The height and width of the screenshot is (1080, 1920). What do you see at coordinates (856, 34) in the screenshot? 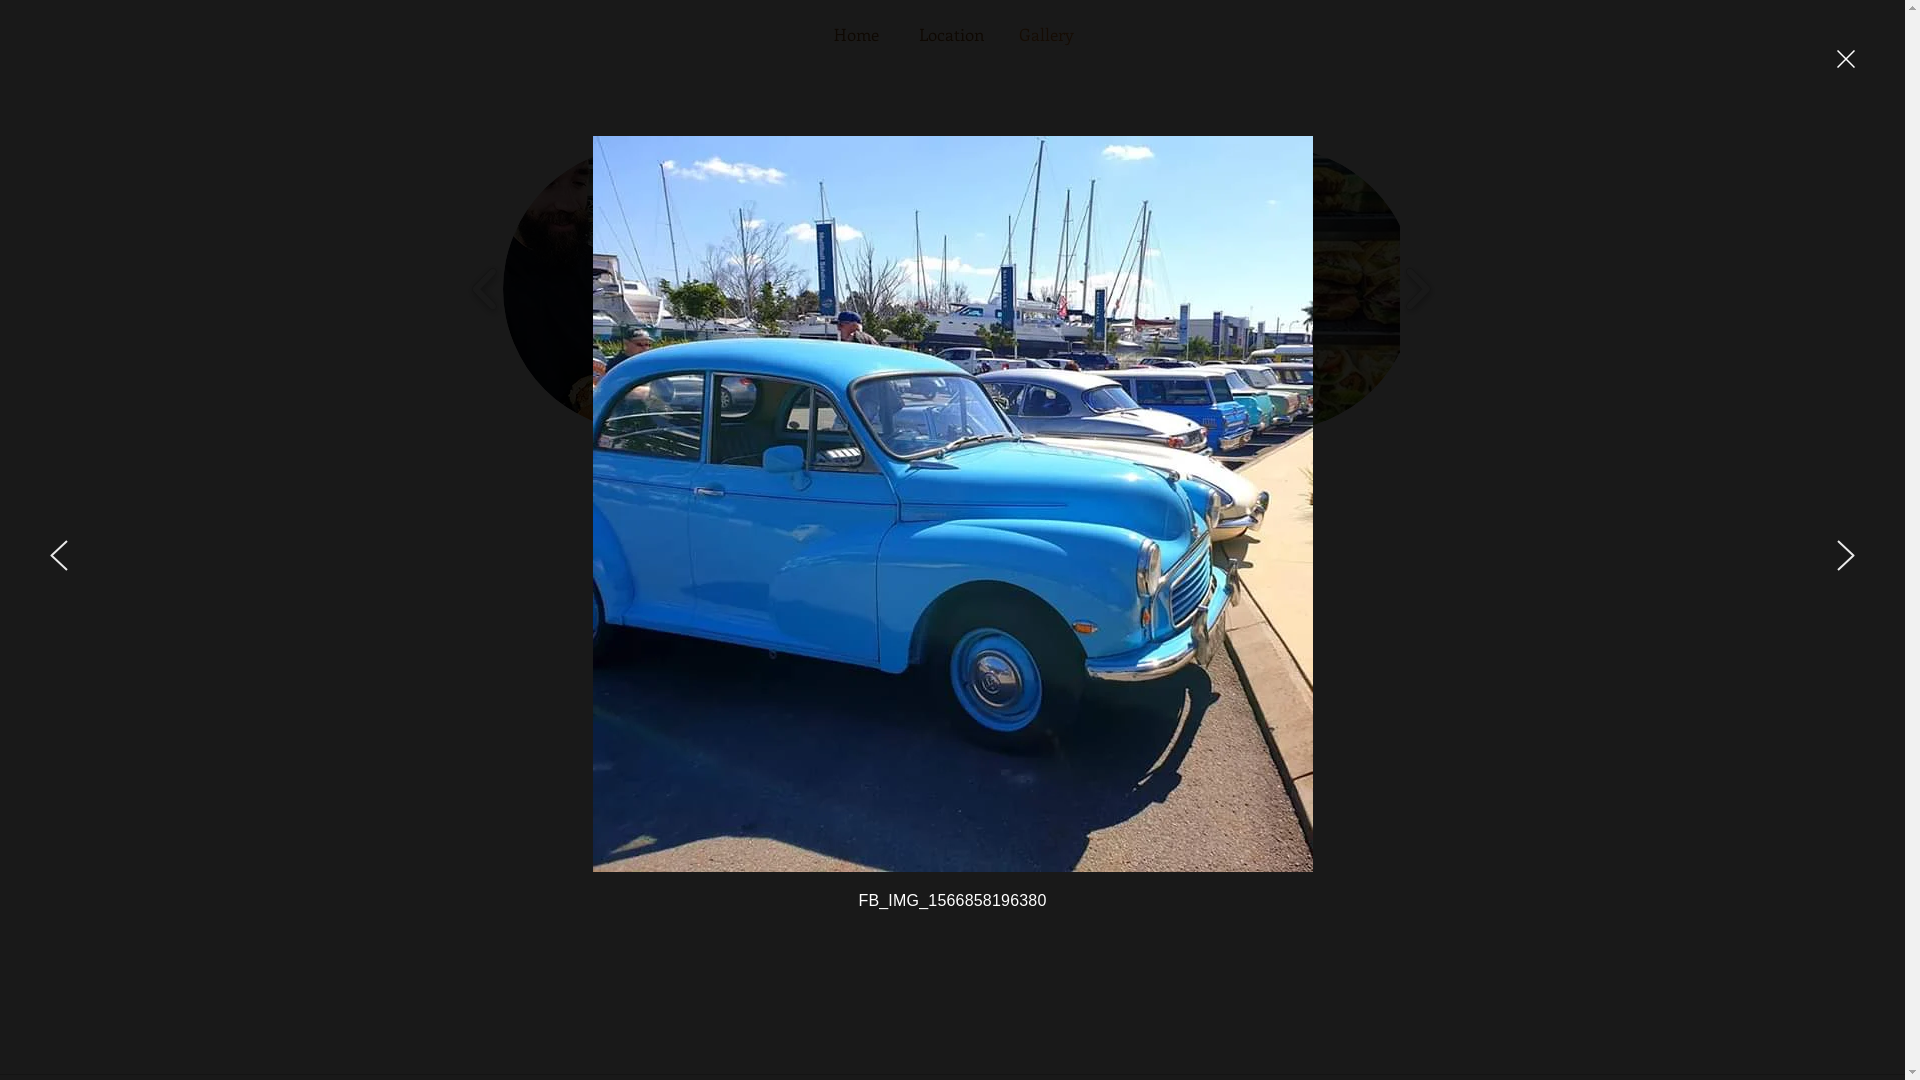
I see `'Home'` at bounding box center [856, 34].